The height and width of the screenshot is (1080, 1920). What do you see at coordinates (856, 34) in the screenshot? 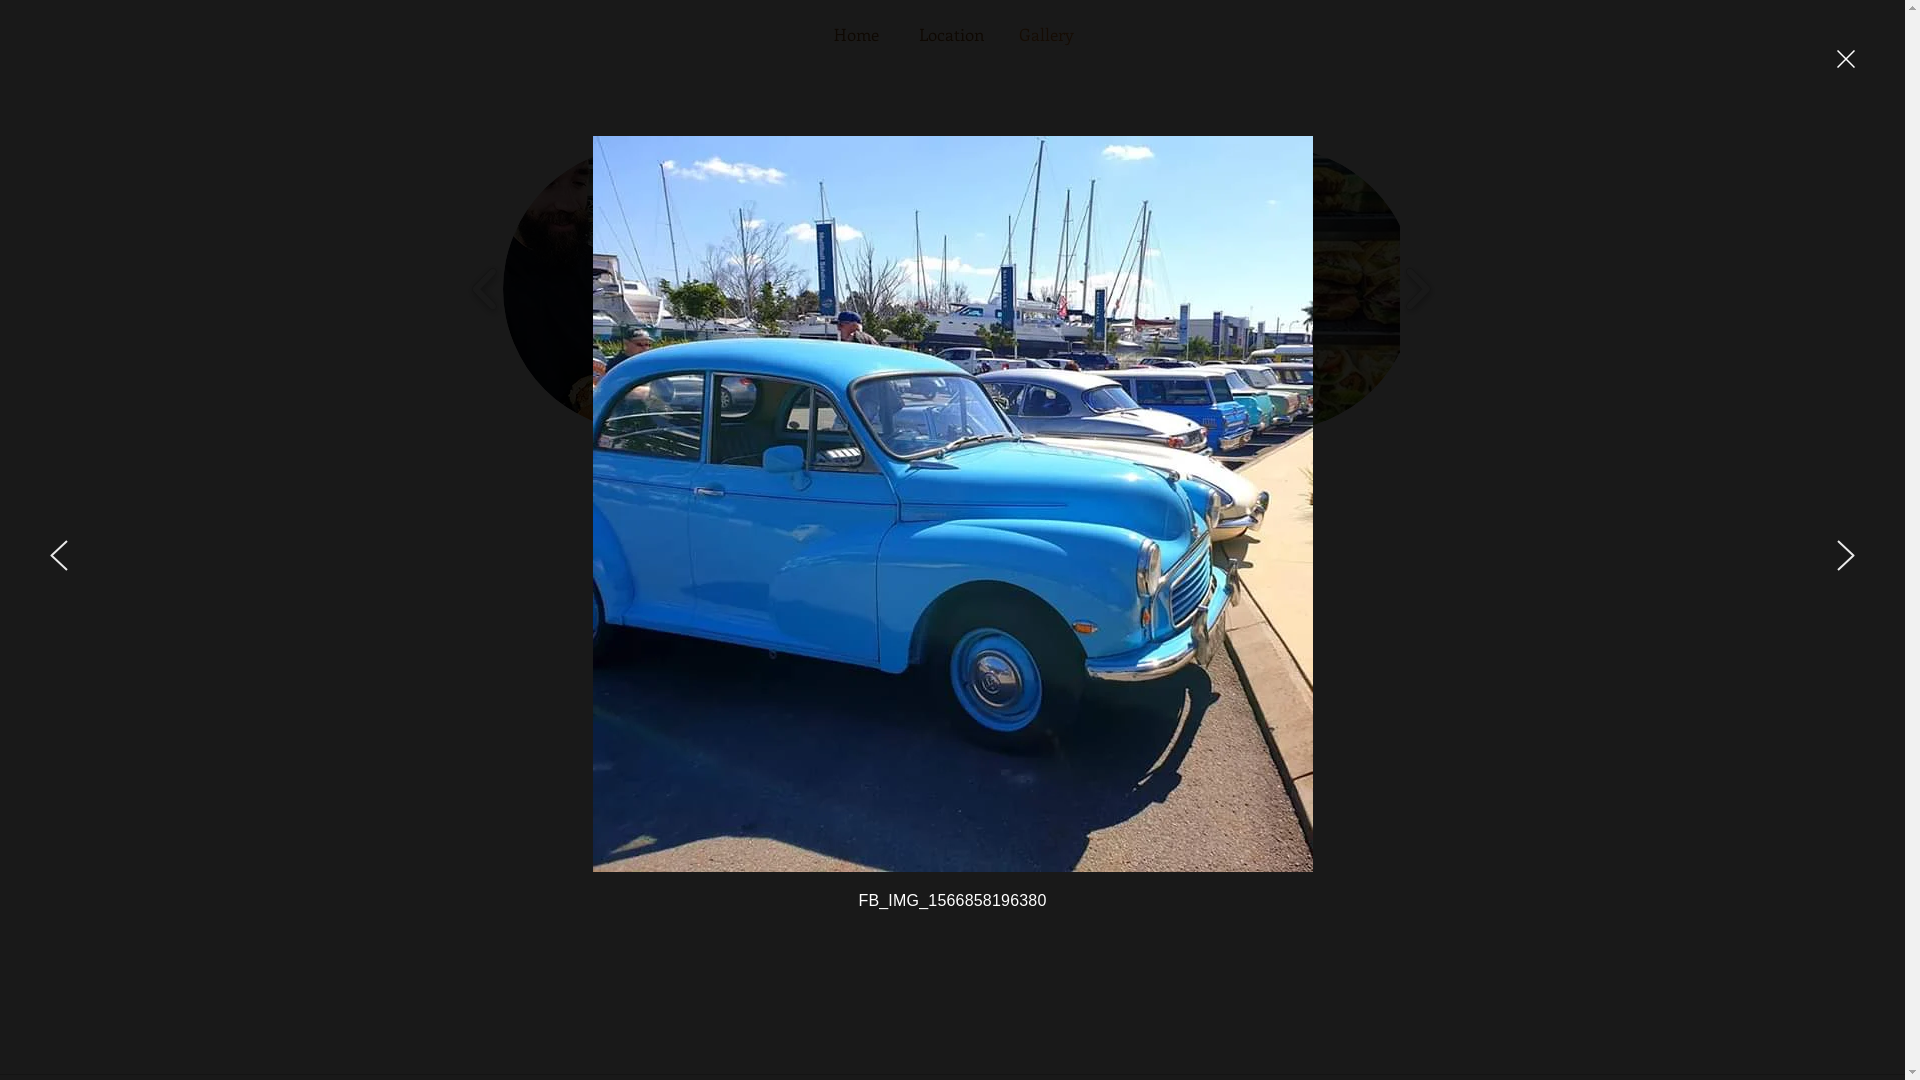
I see `'Home'` at bounding box center [856, 34].